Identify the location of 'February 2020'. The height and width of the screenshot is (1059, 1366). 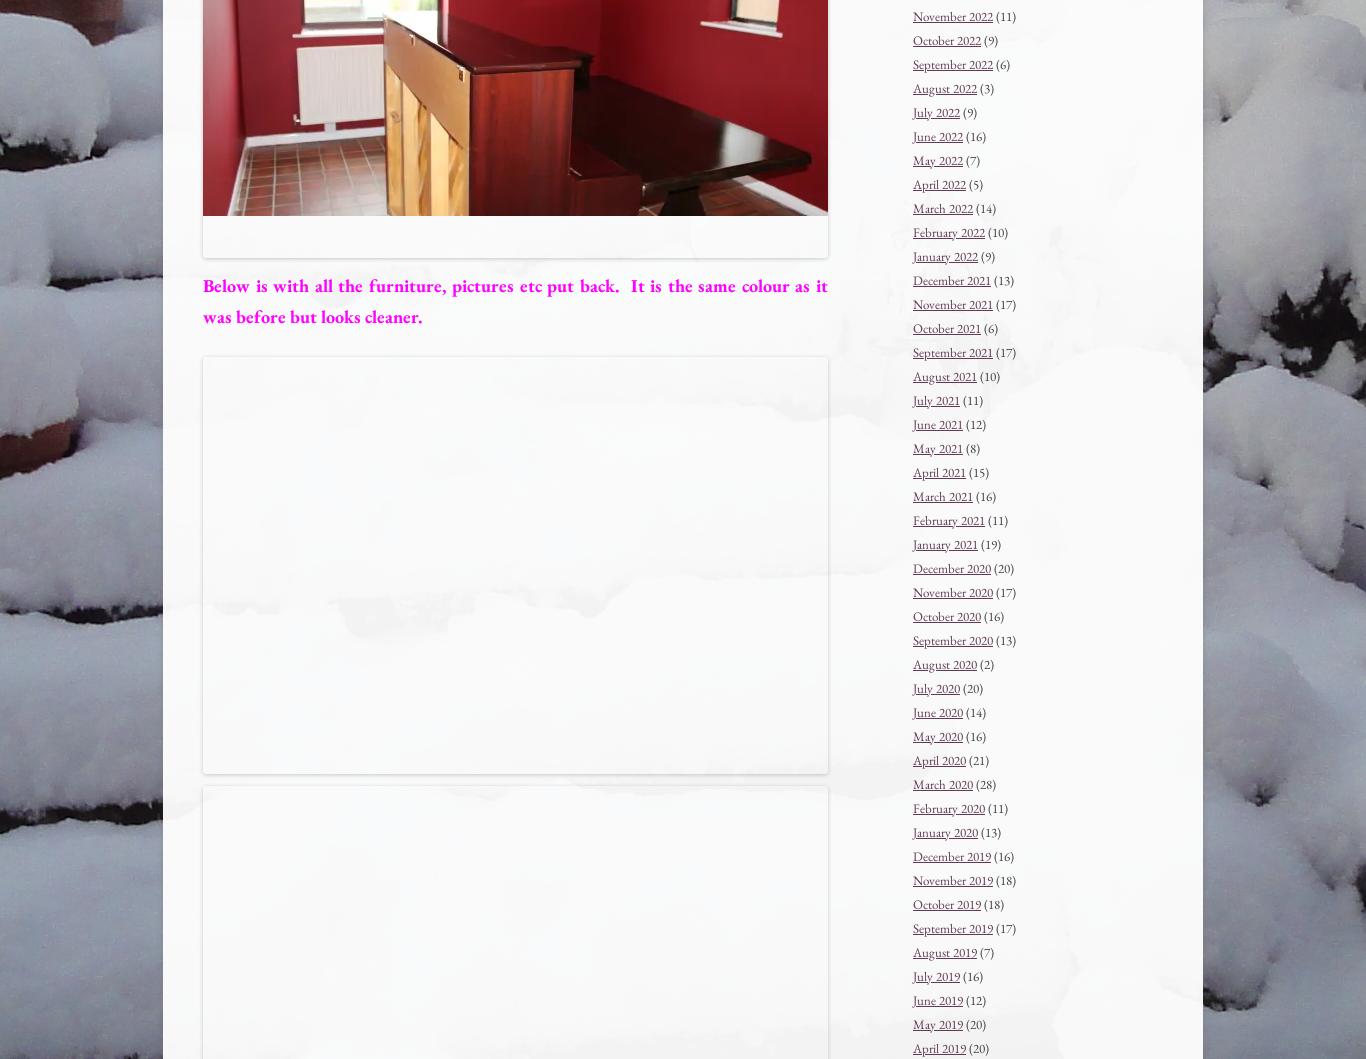
(913, 806).